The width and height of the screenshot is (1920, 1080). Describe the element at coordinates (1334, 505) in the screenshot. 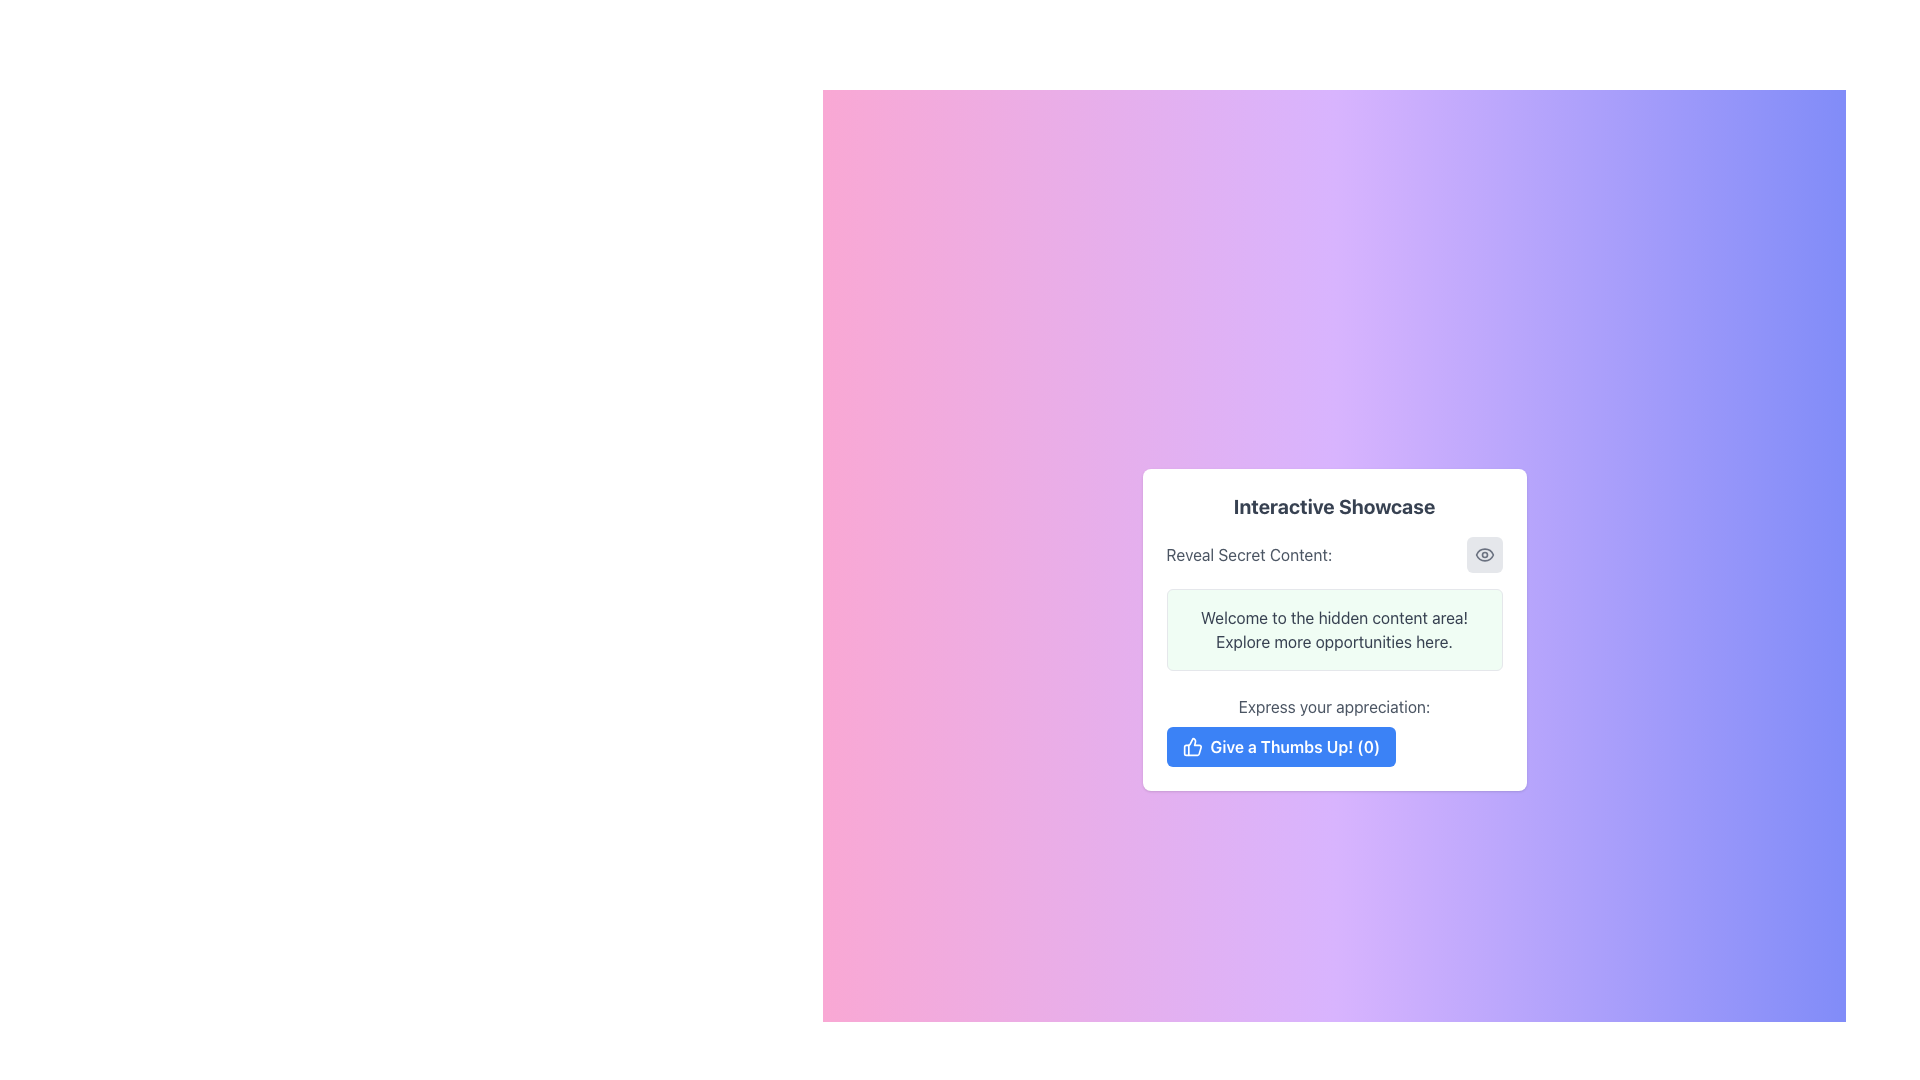

I see `the text label reading 'Interactive Showcase', which is located at the top of a white, rounded rectangular panel` at that location.